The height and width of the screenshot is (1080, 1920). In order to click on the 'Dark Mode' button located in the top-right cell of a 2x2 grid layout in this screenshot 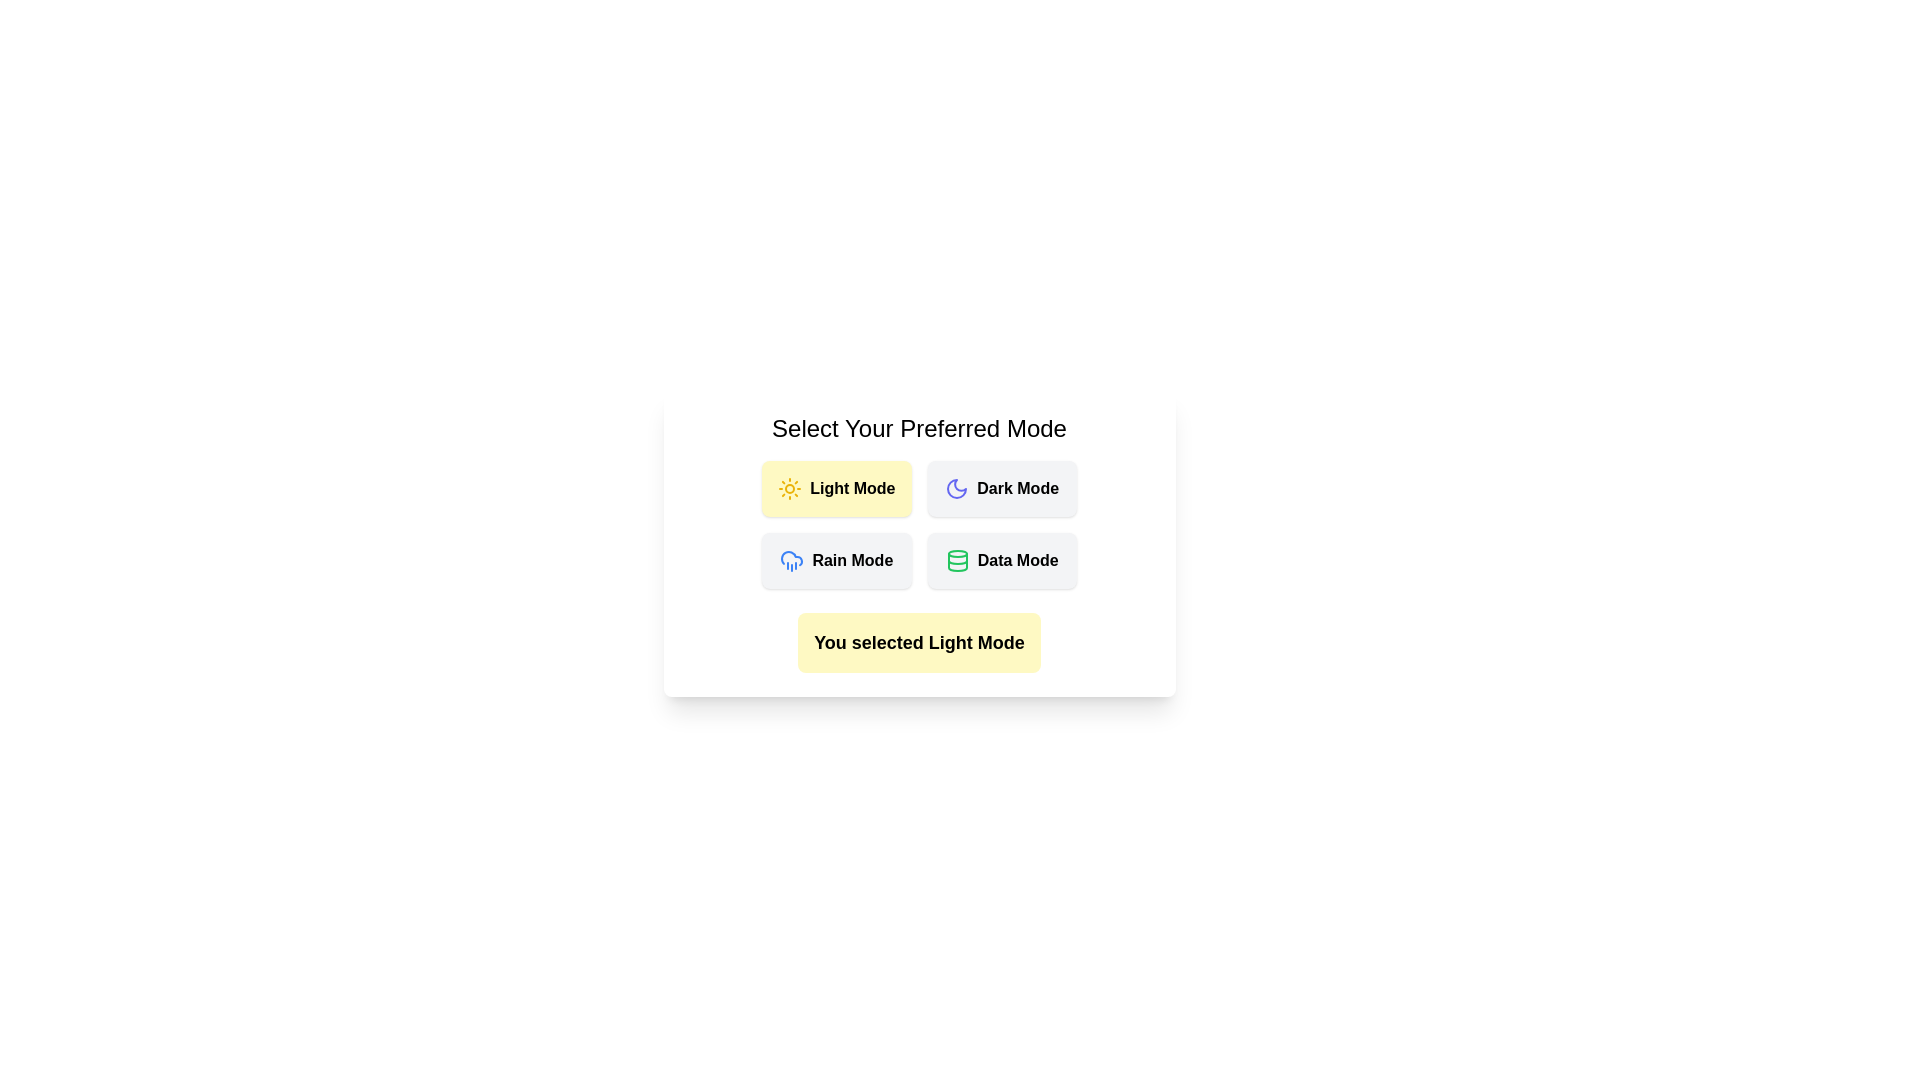, I will do `click(1002, 489)`.